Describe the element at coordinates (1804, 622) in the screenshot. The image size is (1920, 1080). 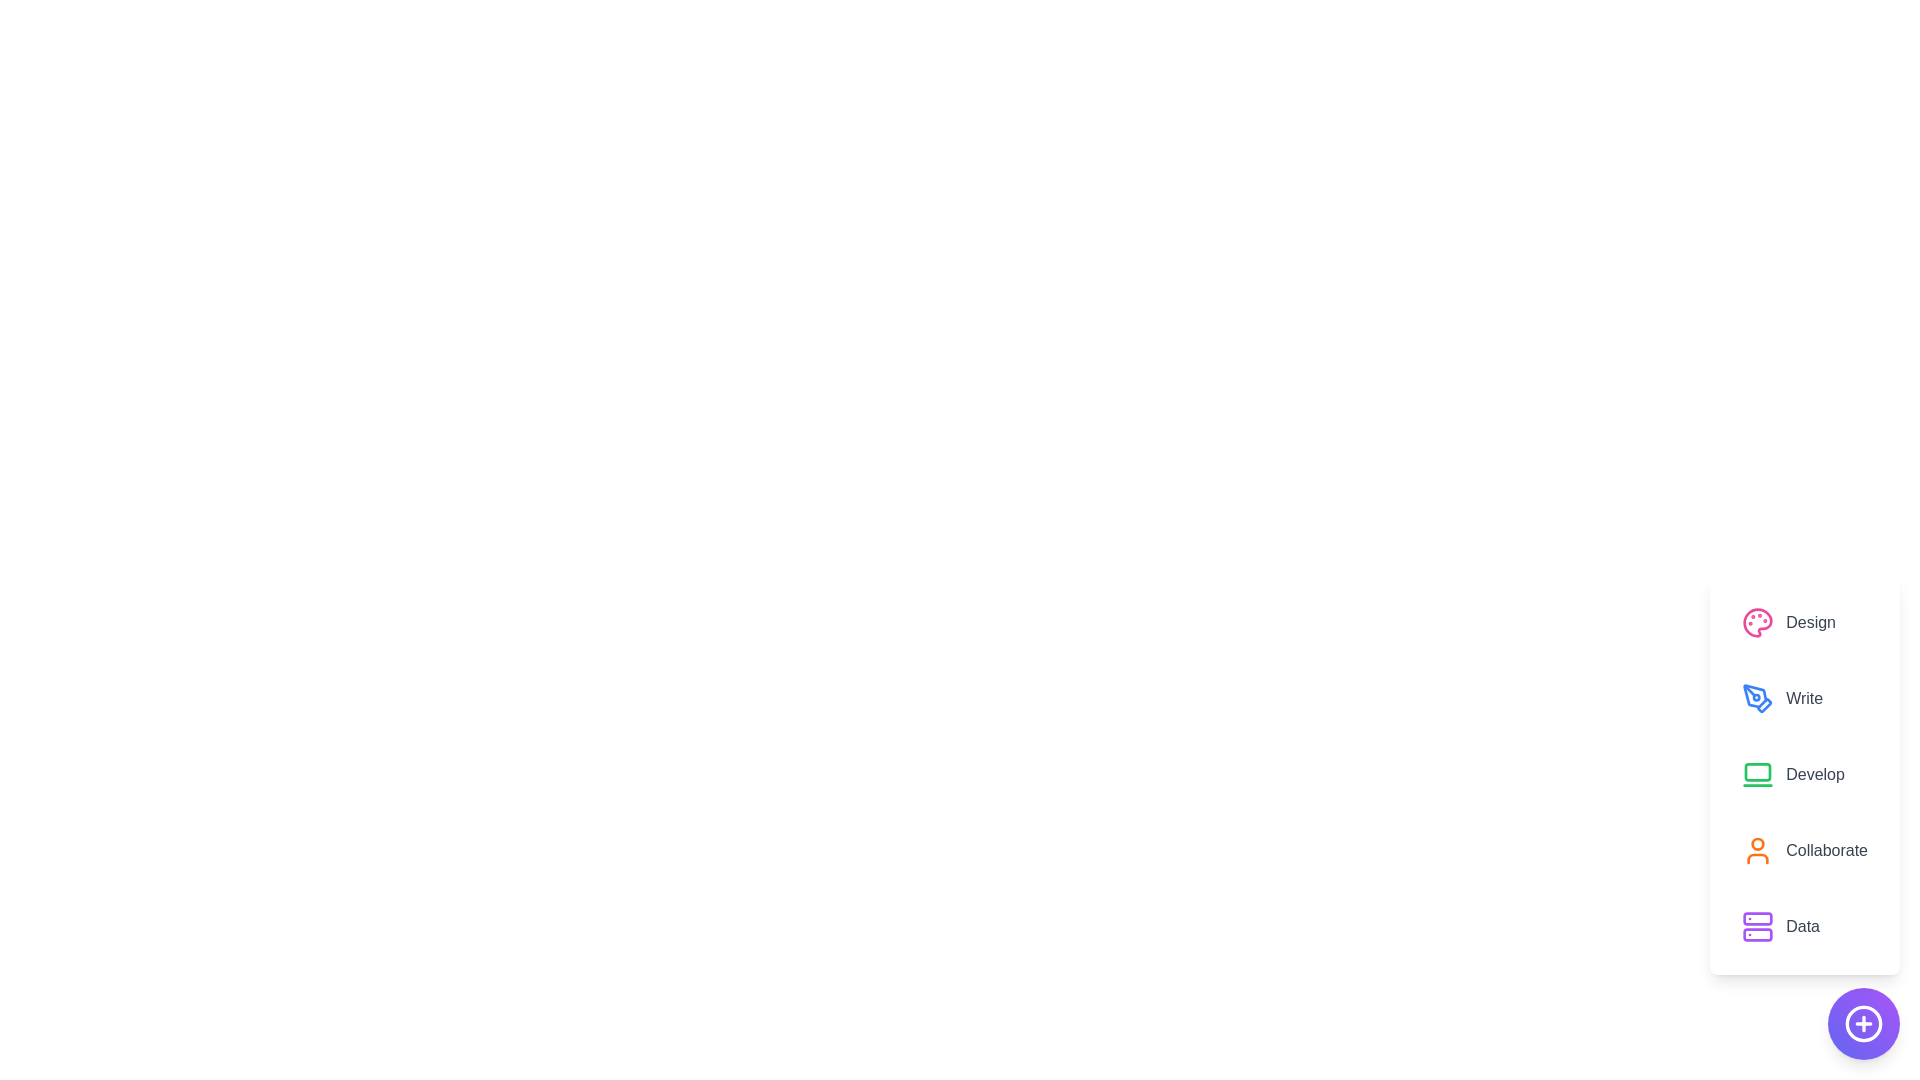
I see `the option labeled Design to preview its effect` at that location.